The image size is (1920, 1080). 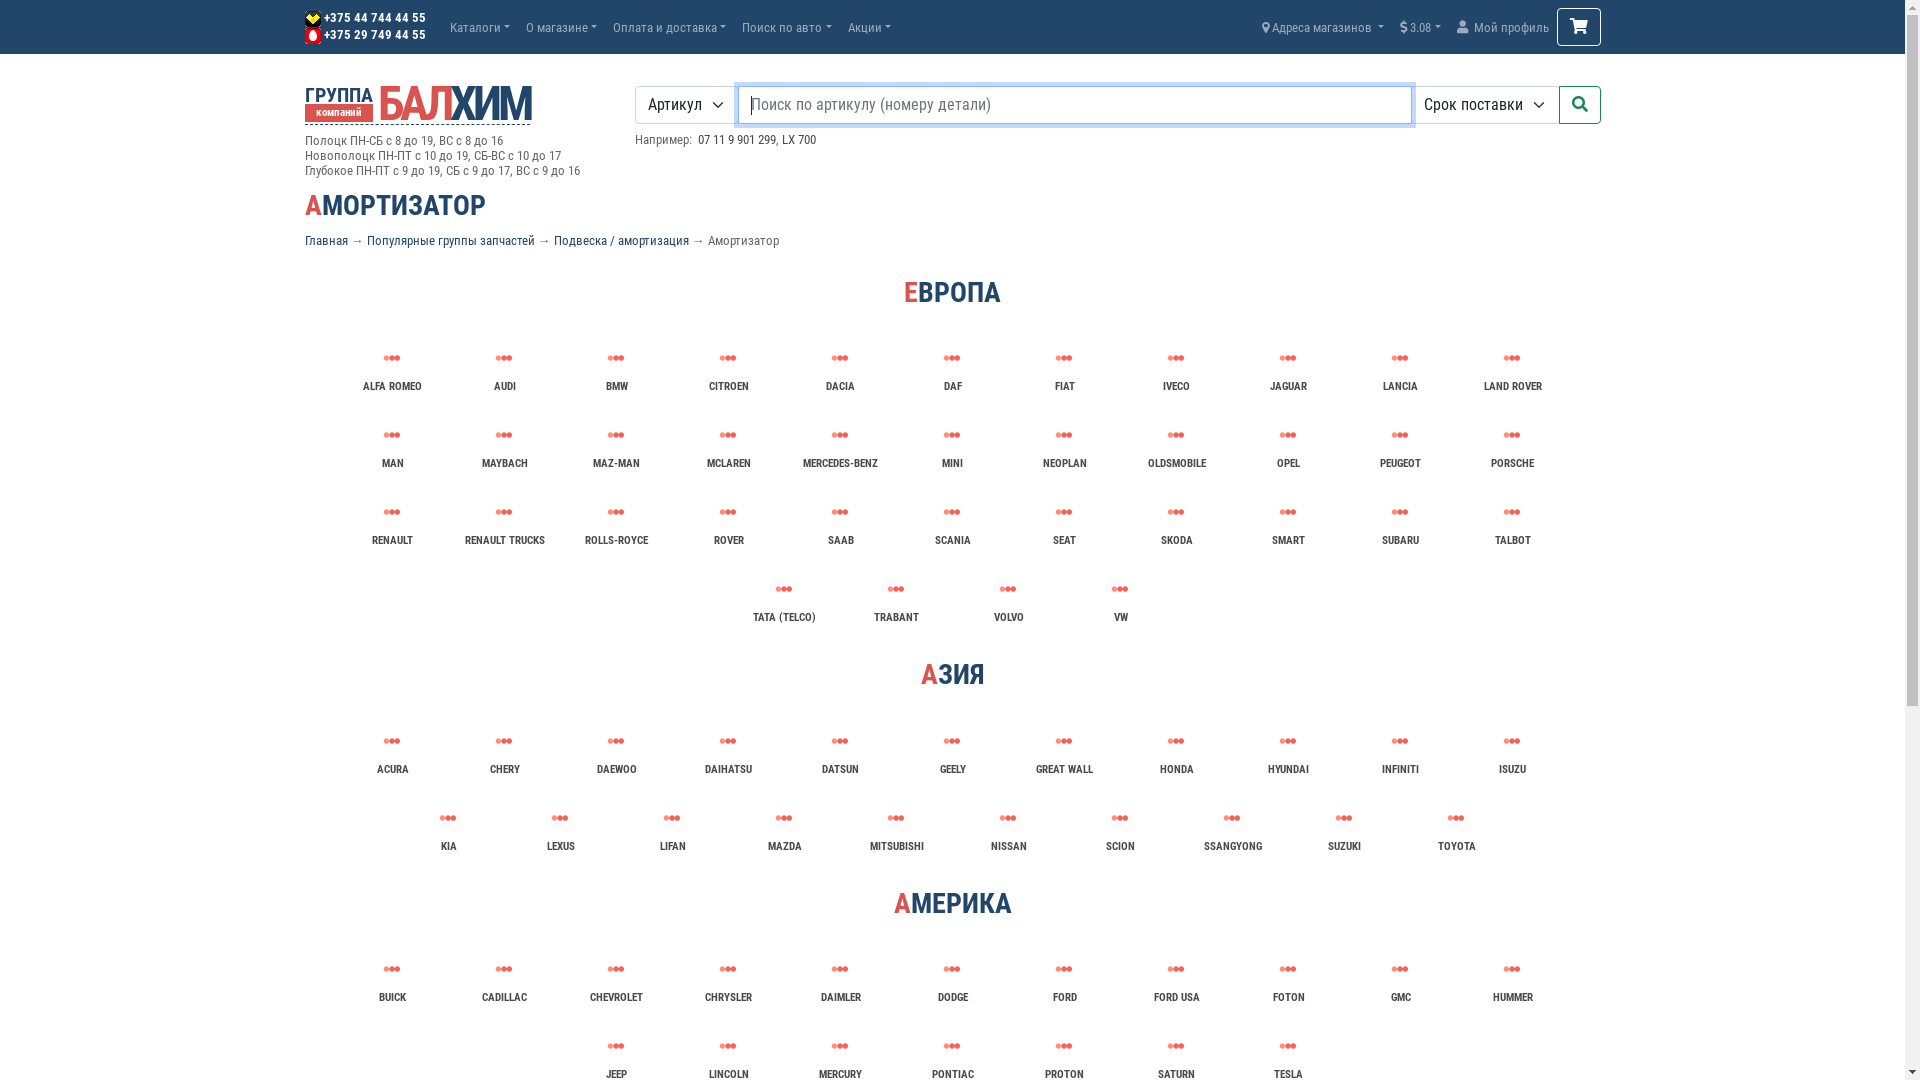 I want to click on 'KIA', so click(x=446, y=817).